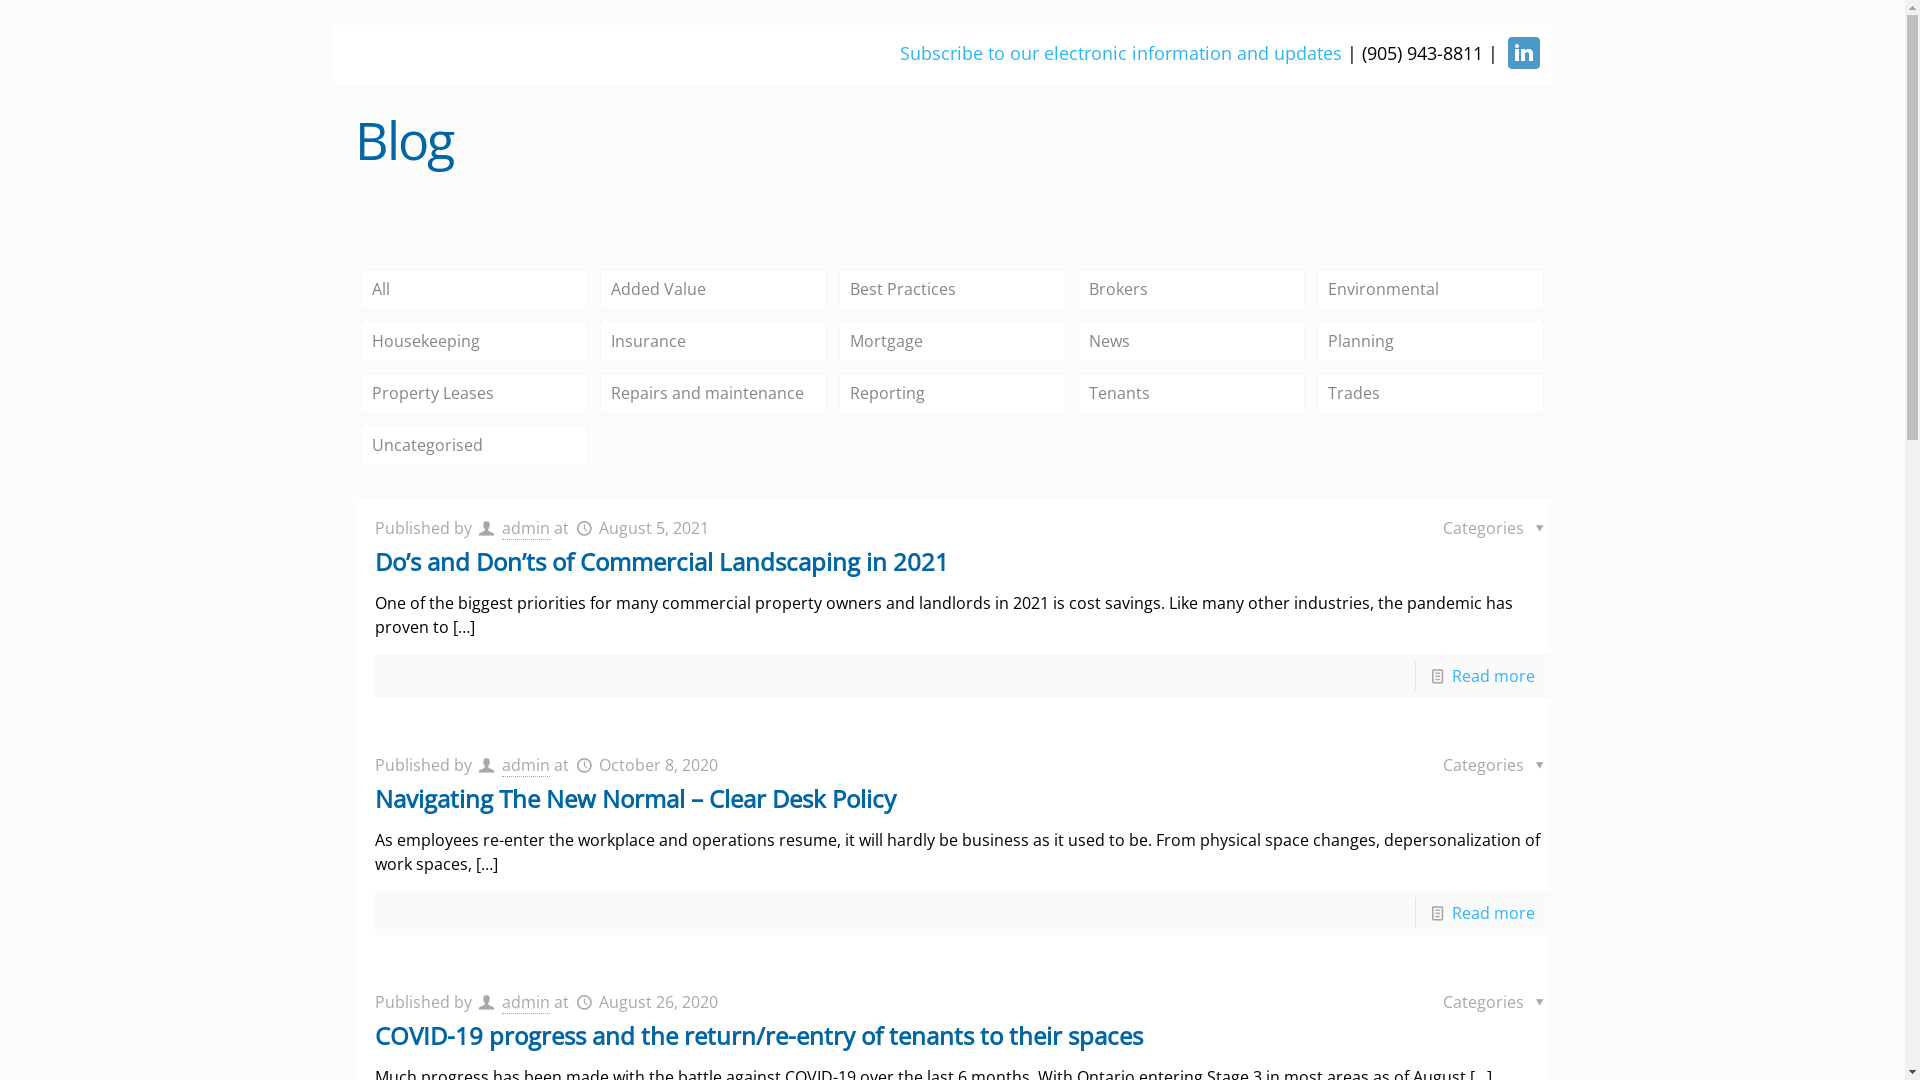  Describe the element at coordinates (951, 289) in the screenshot. I see `'Best Practices'` at that location.